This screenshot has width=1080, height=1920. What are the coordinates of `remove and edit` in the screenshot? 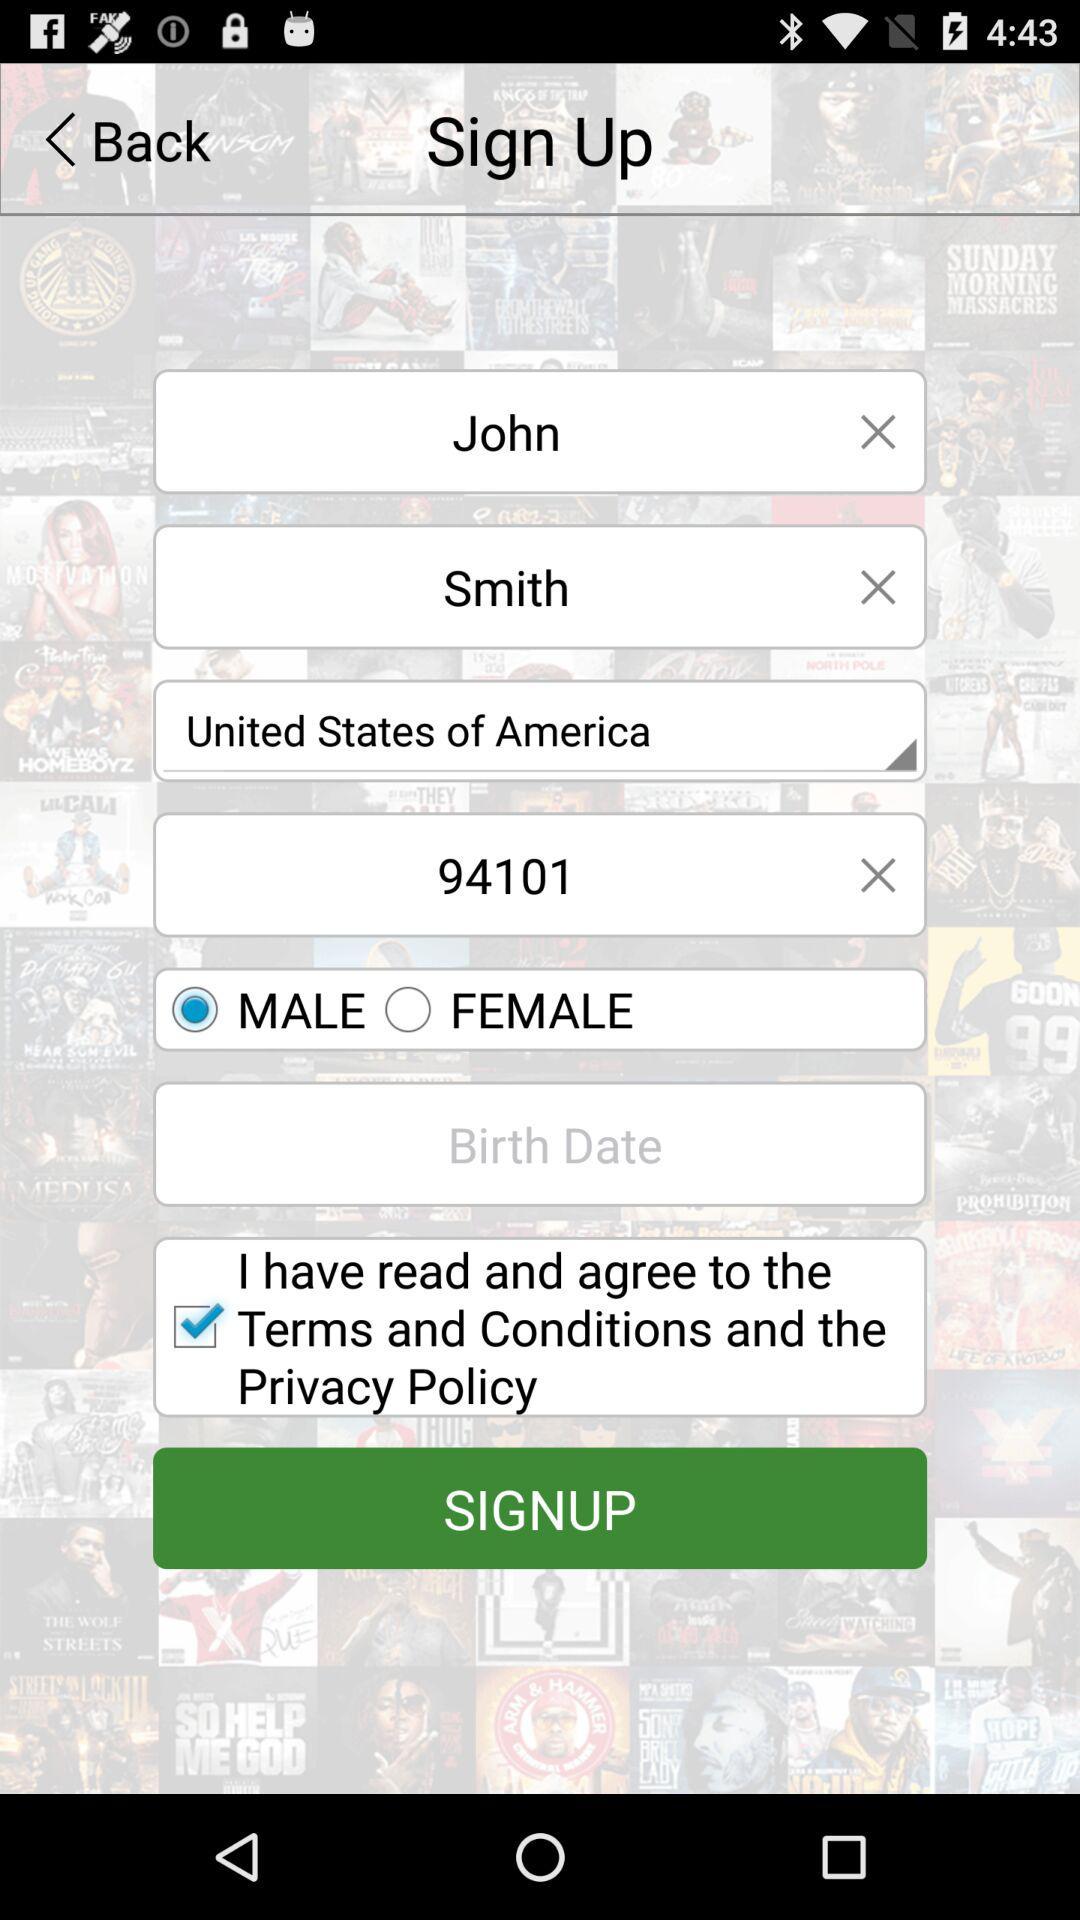 It's located at (877, 874).